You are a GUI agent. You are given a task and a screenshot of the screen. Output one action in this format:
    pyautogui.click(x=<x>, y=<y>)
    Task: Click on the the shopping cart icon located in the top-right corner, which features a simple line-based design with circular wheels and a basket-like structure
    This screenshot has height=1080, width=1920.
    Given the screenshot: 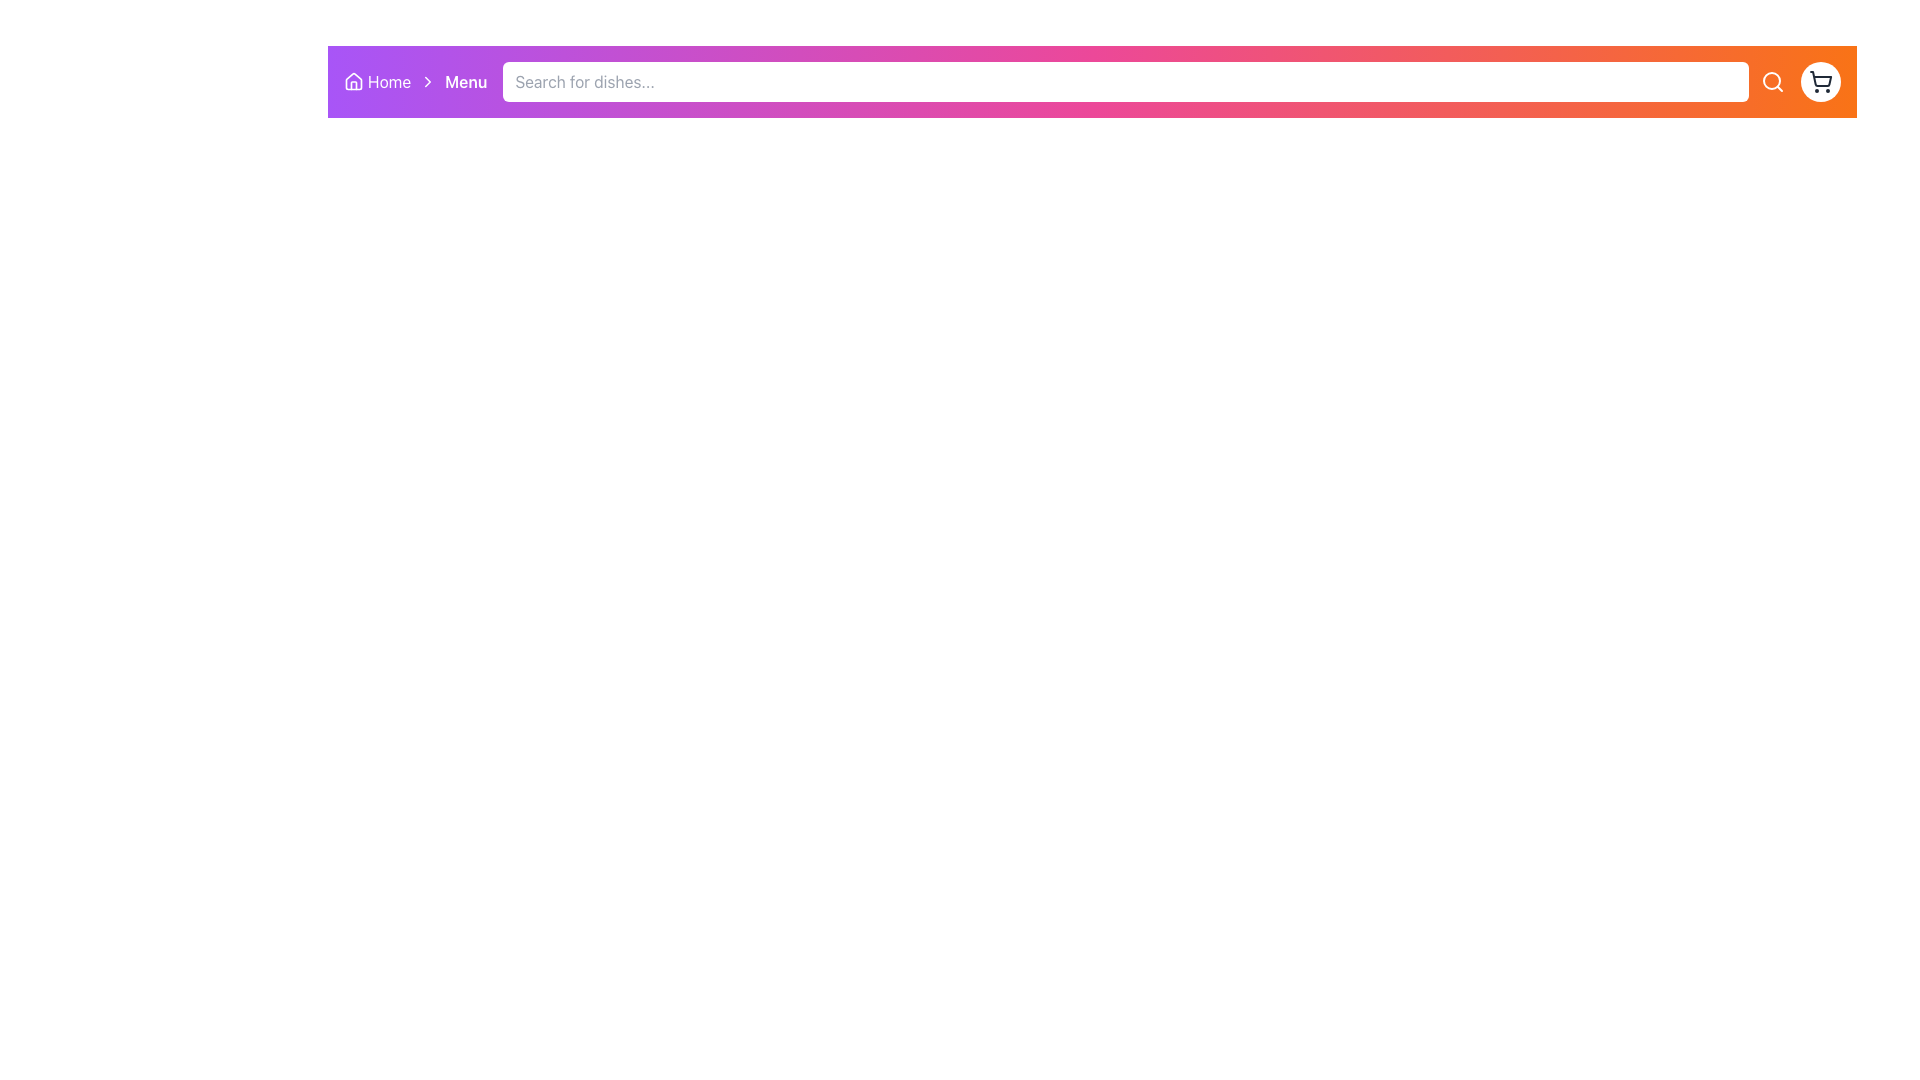 What is the action you would take?
    pyautogui.click(x=1820, y=80)
    